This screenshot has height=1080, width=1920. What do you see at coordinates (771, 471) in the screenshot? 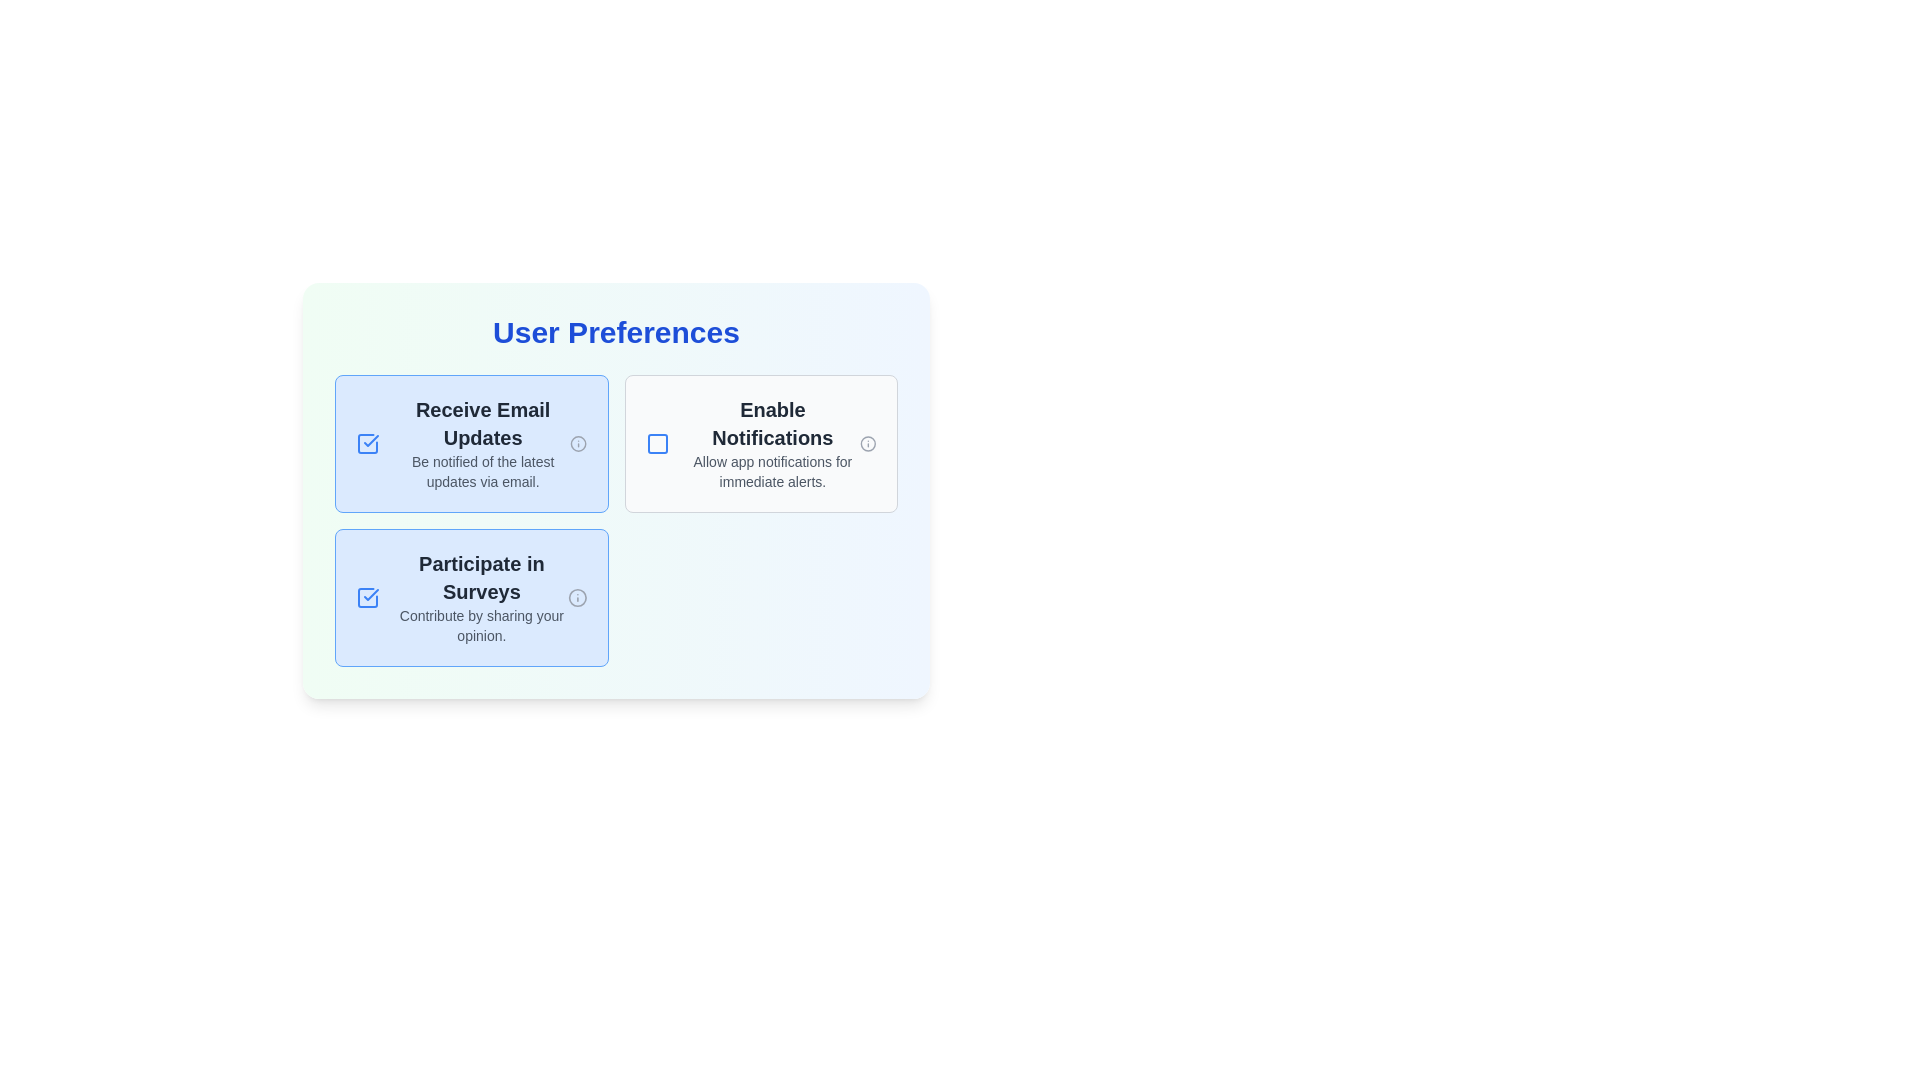
I see `the descriptive text label providing information about the 'Enable Notifications' option, which is located below the title 'Enable Notifications' in the user preferences section` at bounding box center [771, 471].